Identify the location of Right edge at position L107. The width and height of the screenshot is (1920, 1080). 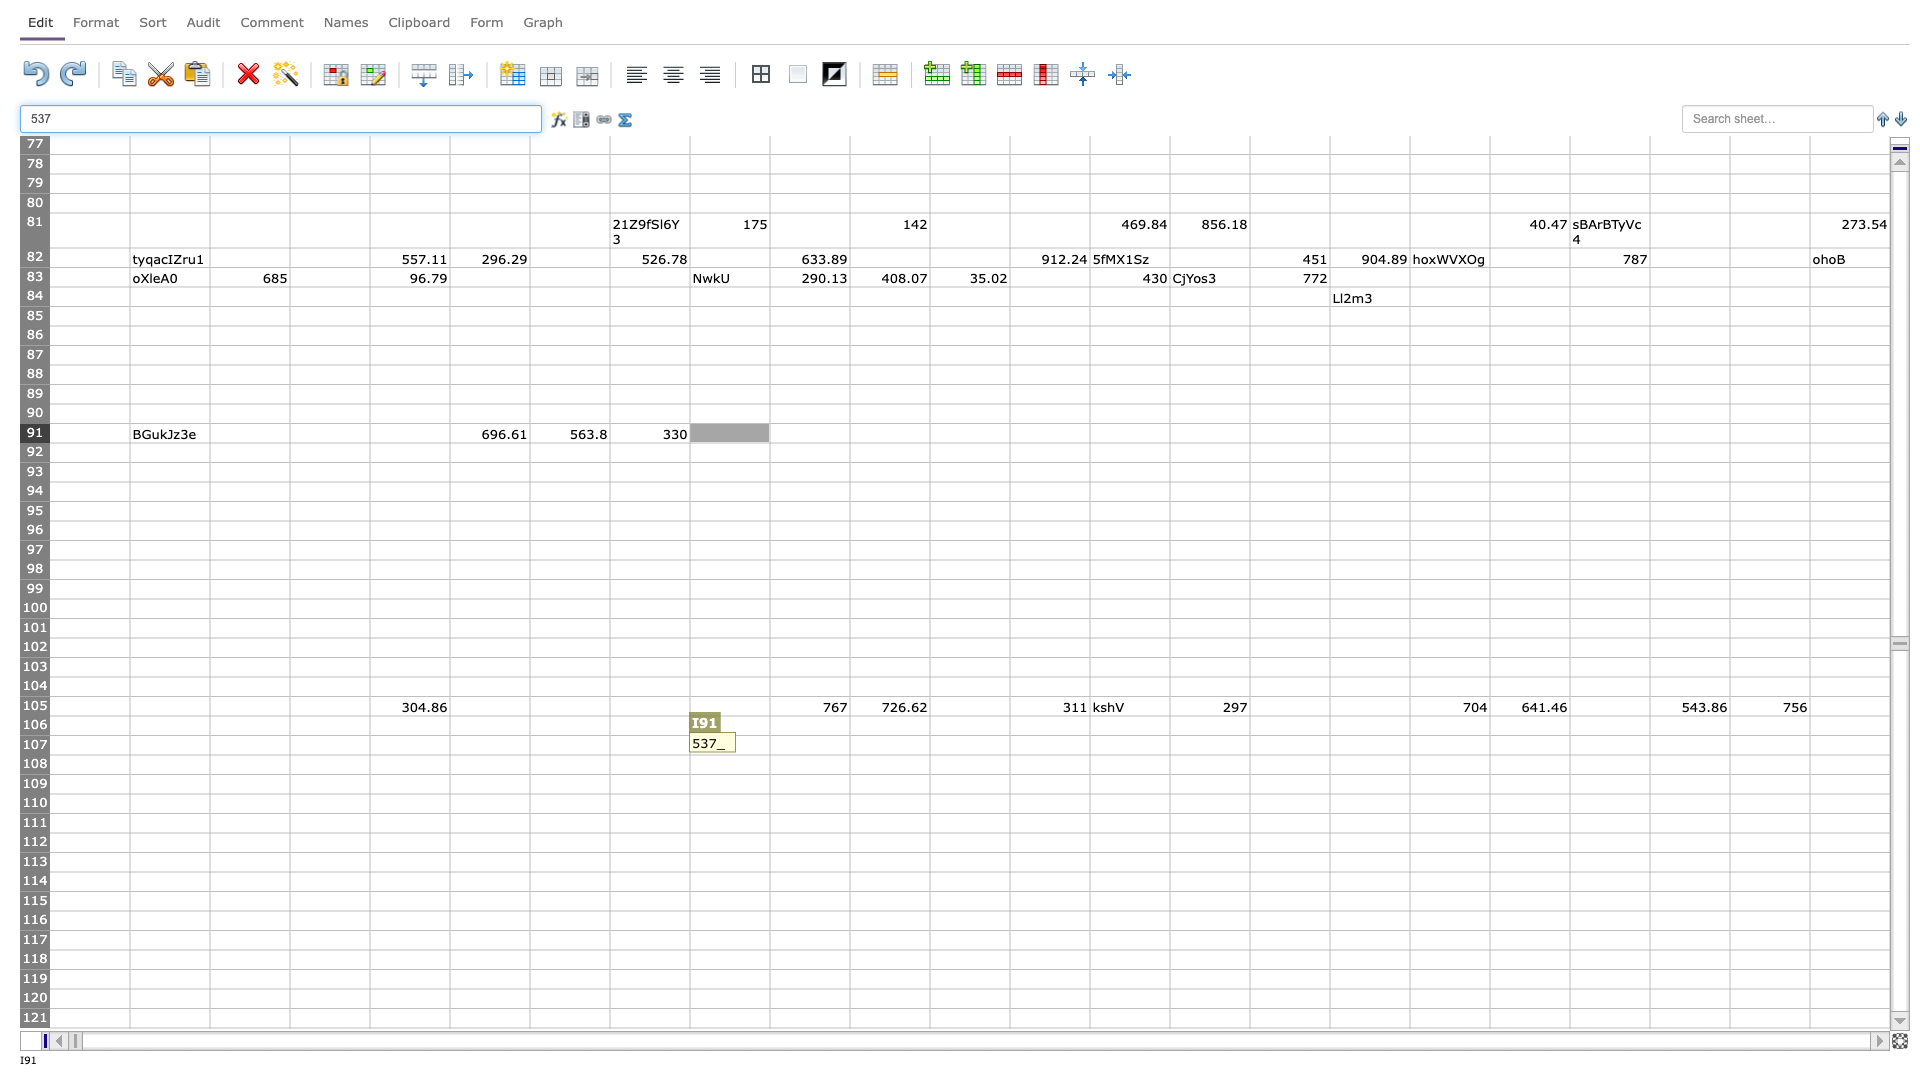
(1009, 745).